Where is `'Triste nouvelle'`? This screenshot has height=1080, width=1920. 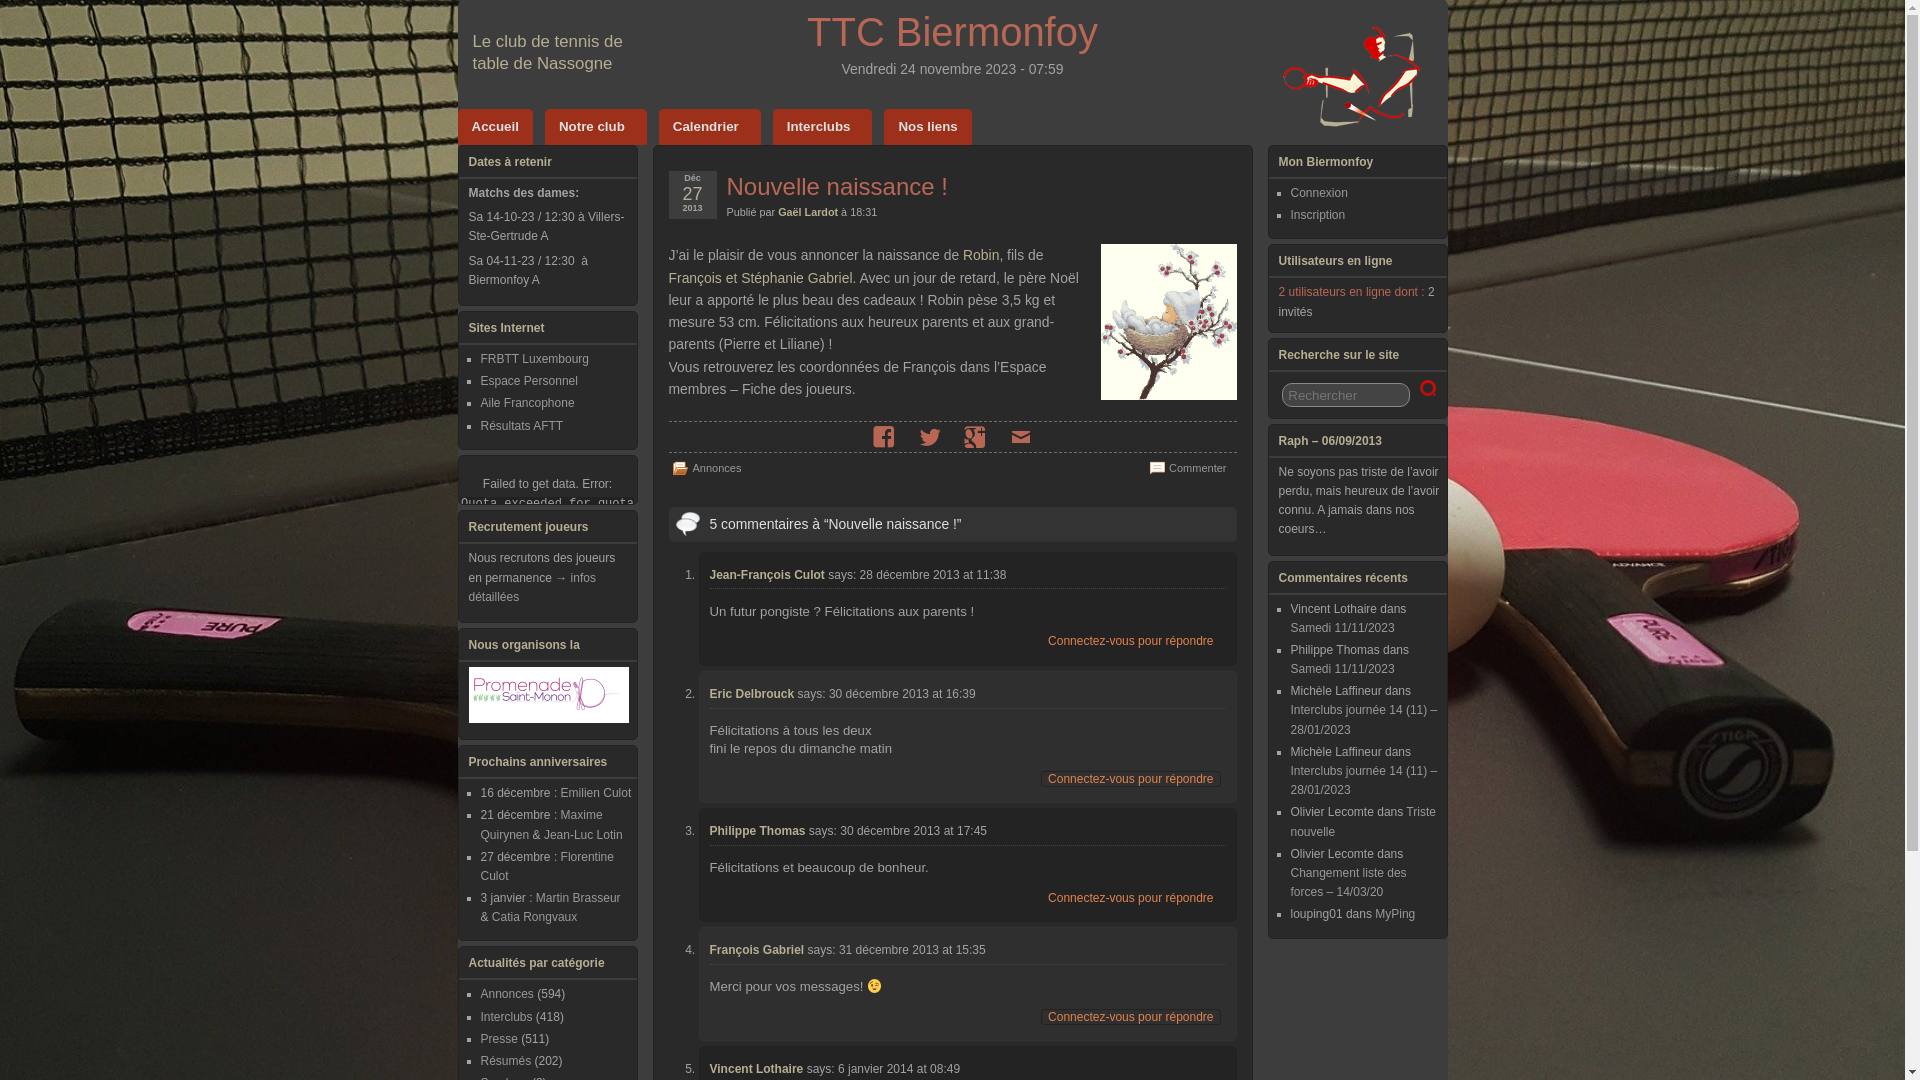
'Triste nouvelle' is located at coordinates (1361, 821).